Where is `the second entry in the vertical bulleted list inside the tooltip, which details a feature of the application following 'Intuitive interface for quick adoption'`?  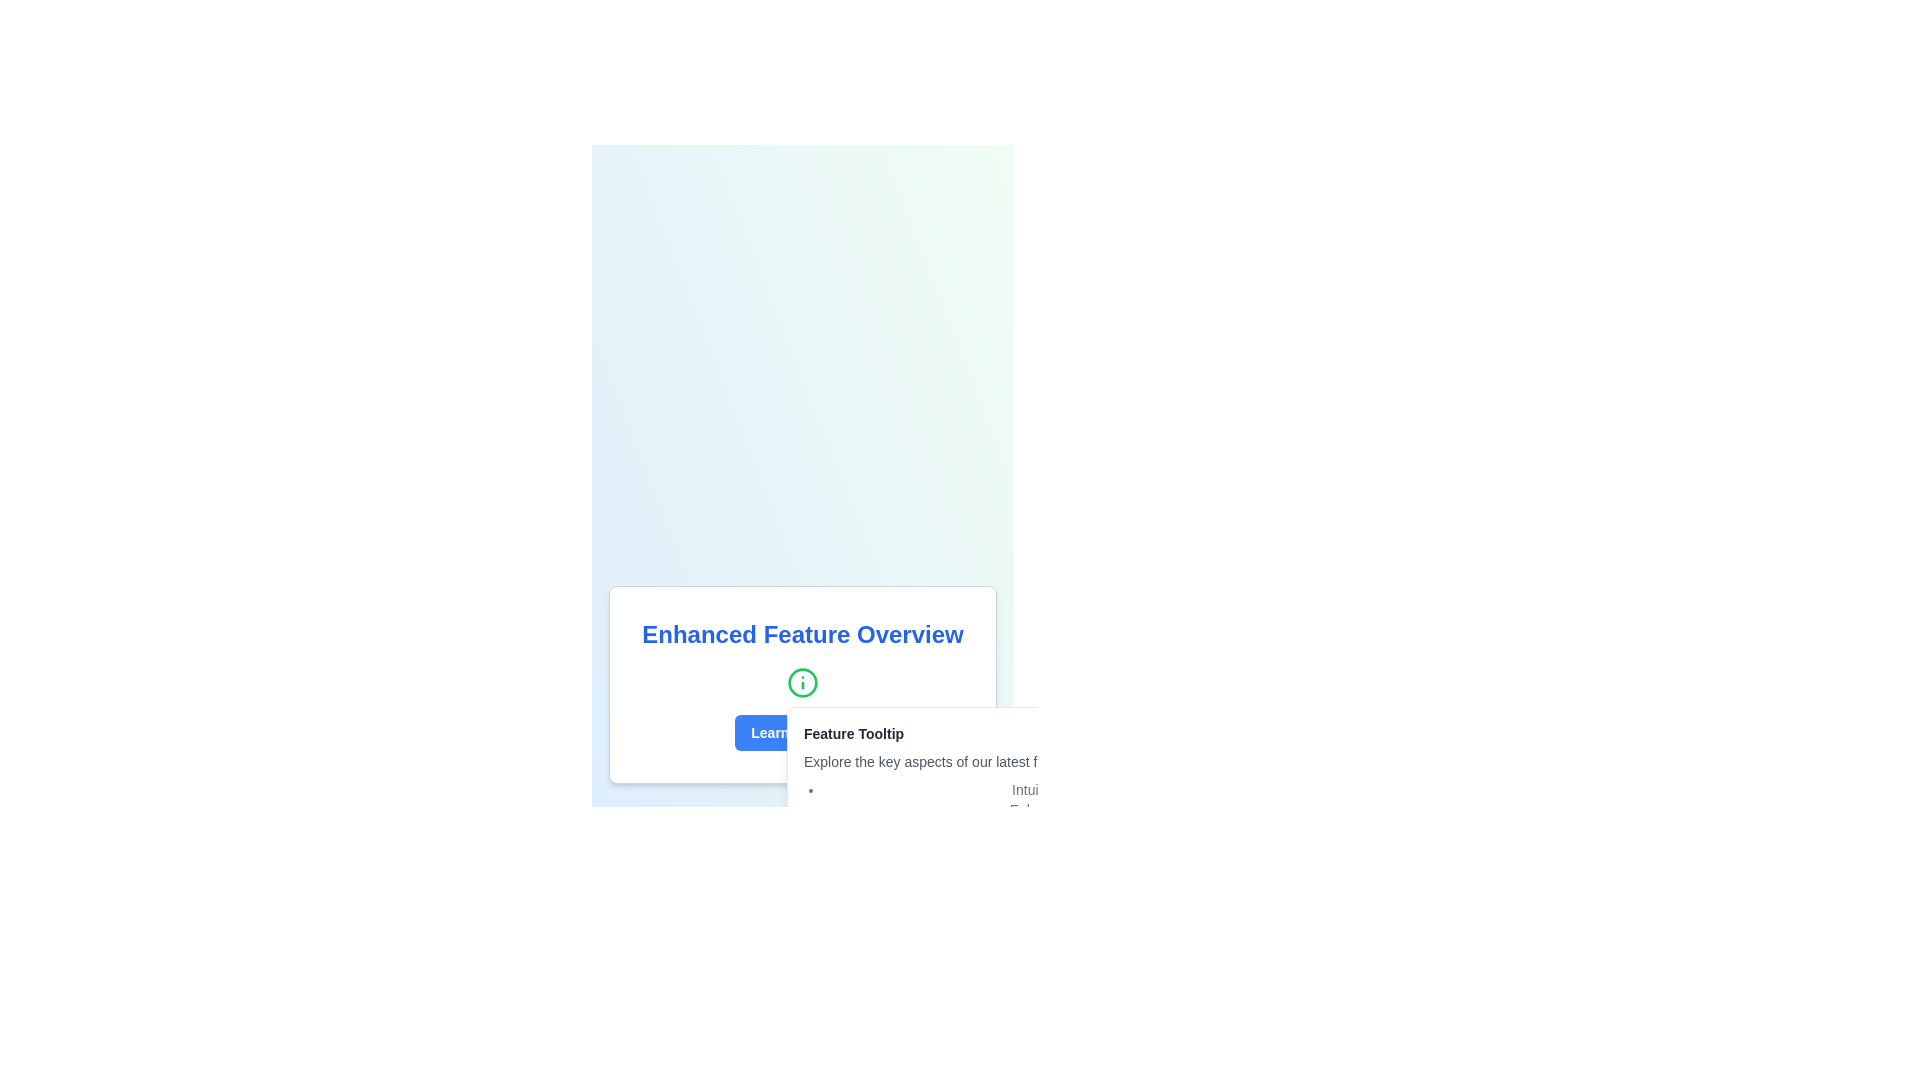 the second entry in the vertical bulleted list inside the tooltip, which details a feature of the application following 'Intuitive interface for quick adoption' is located at coordinates (1122, 810).